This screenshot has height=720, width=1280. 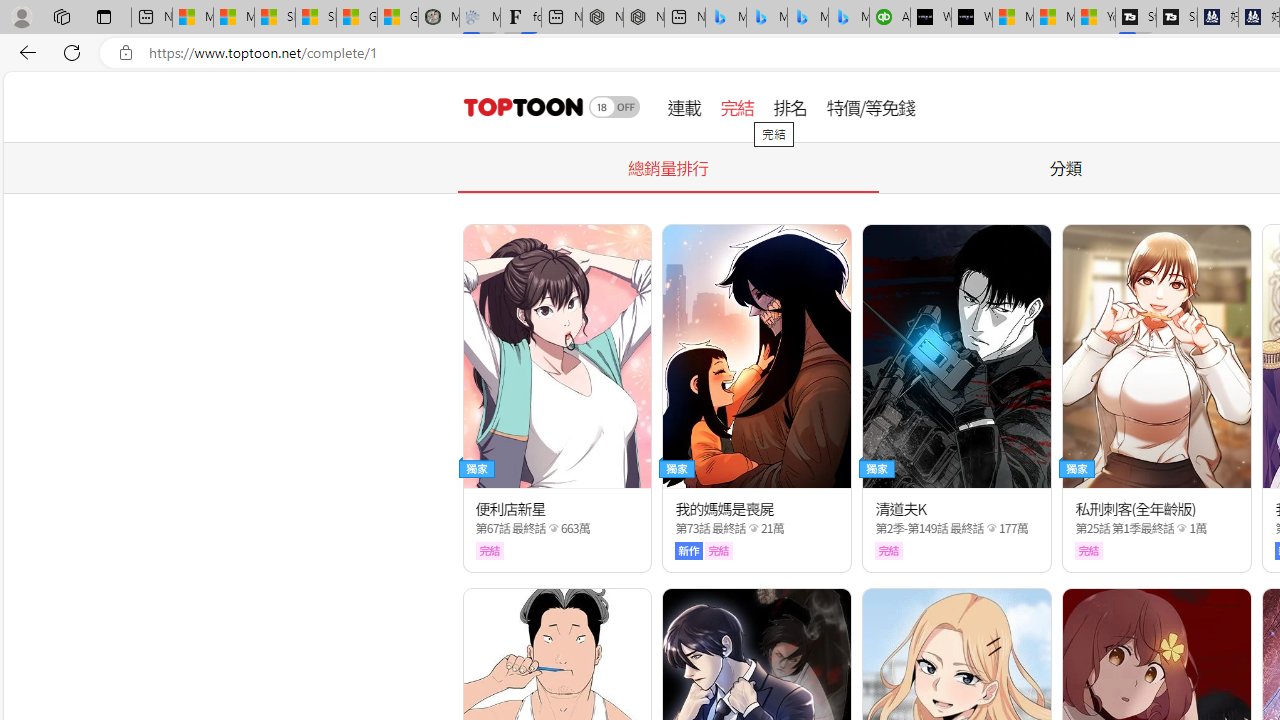 I want to click on 'Microsoft Bing Travel - Shangri-La Hotel Bangkok', so click(x=849, y=17).